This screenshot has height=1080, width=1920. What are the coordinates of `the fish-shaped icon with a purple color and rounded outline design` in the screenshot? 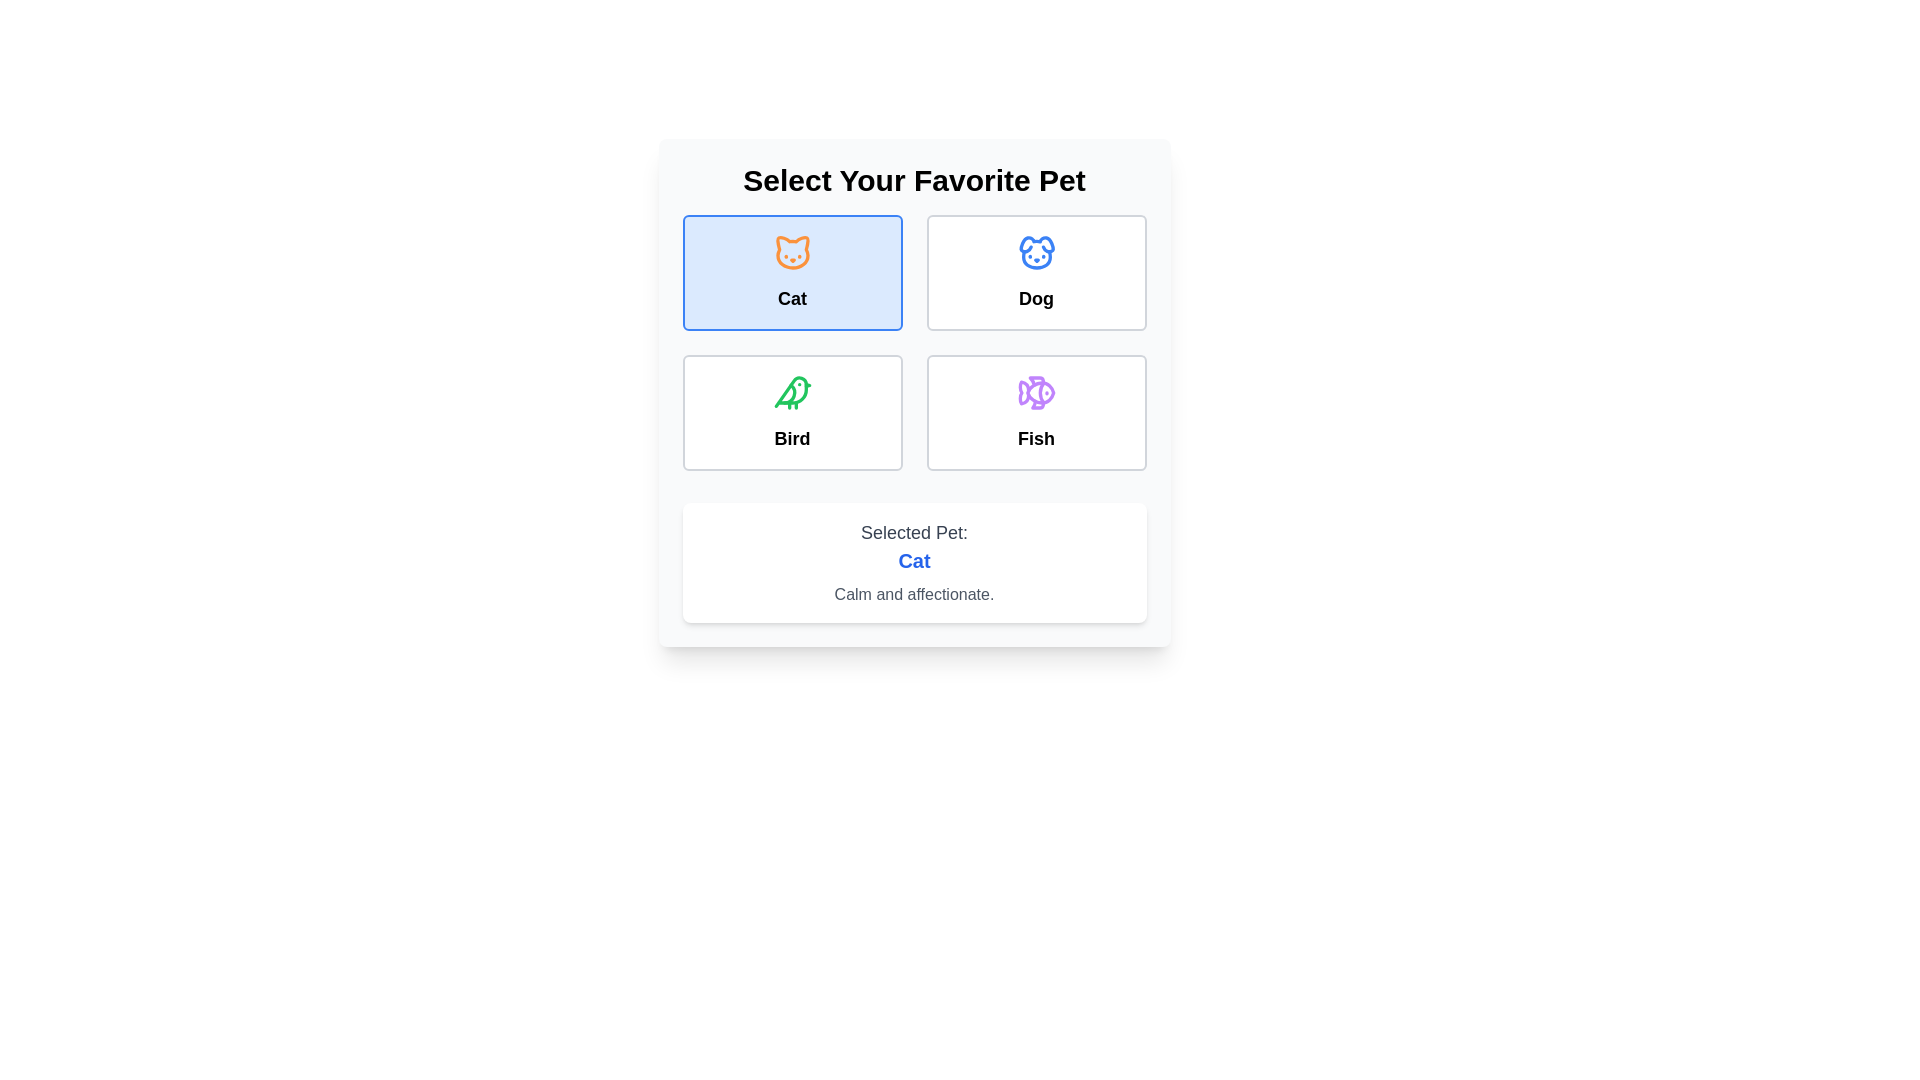 It's located at (1036, 393).